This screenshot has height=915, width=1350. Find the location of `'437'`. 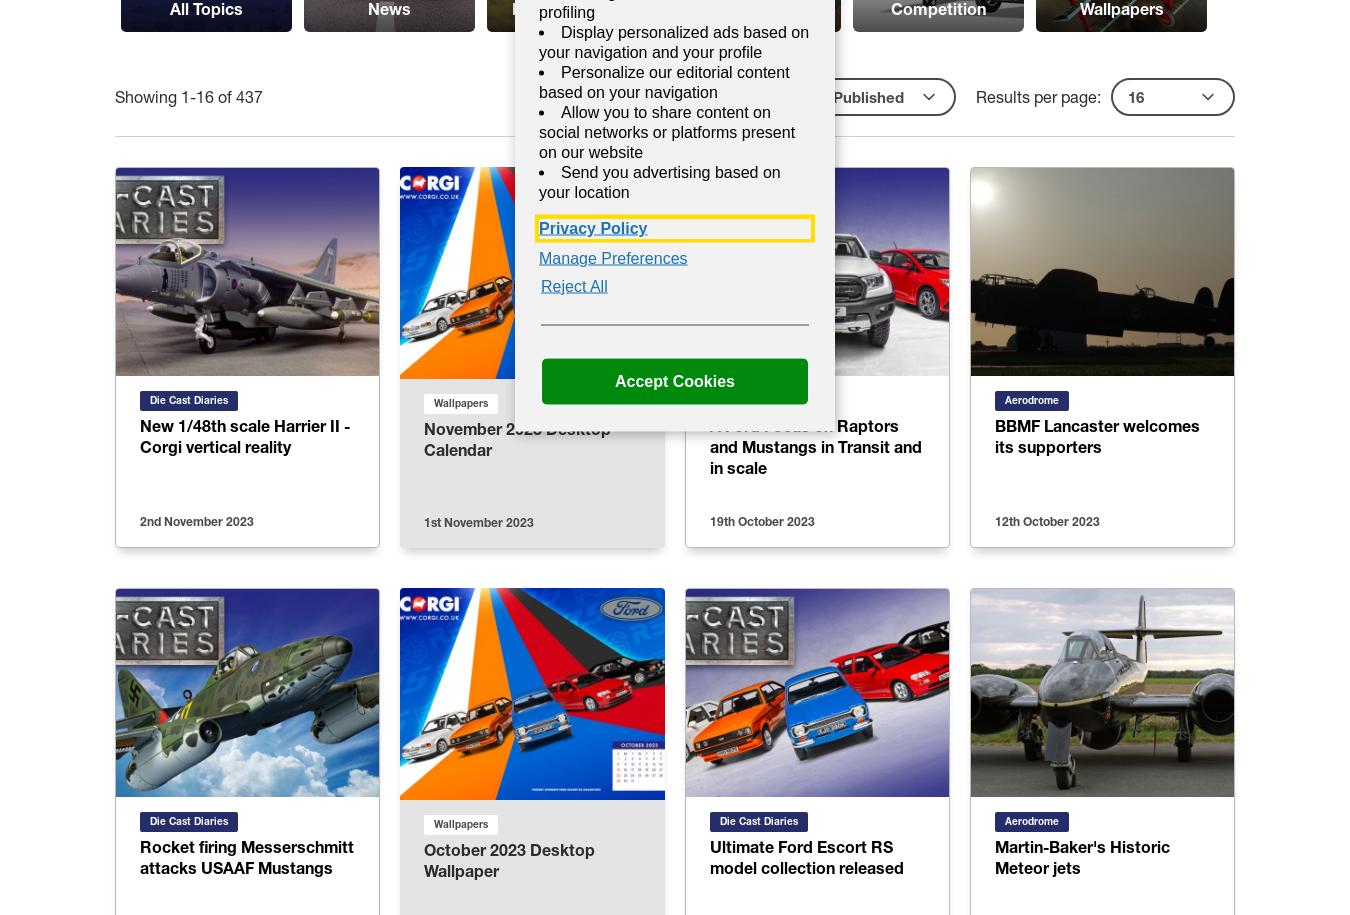

'437' is located at coordinates (248, 95).